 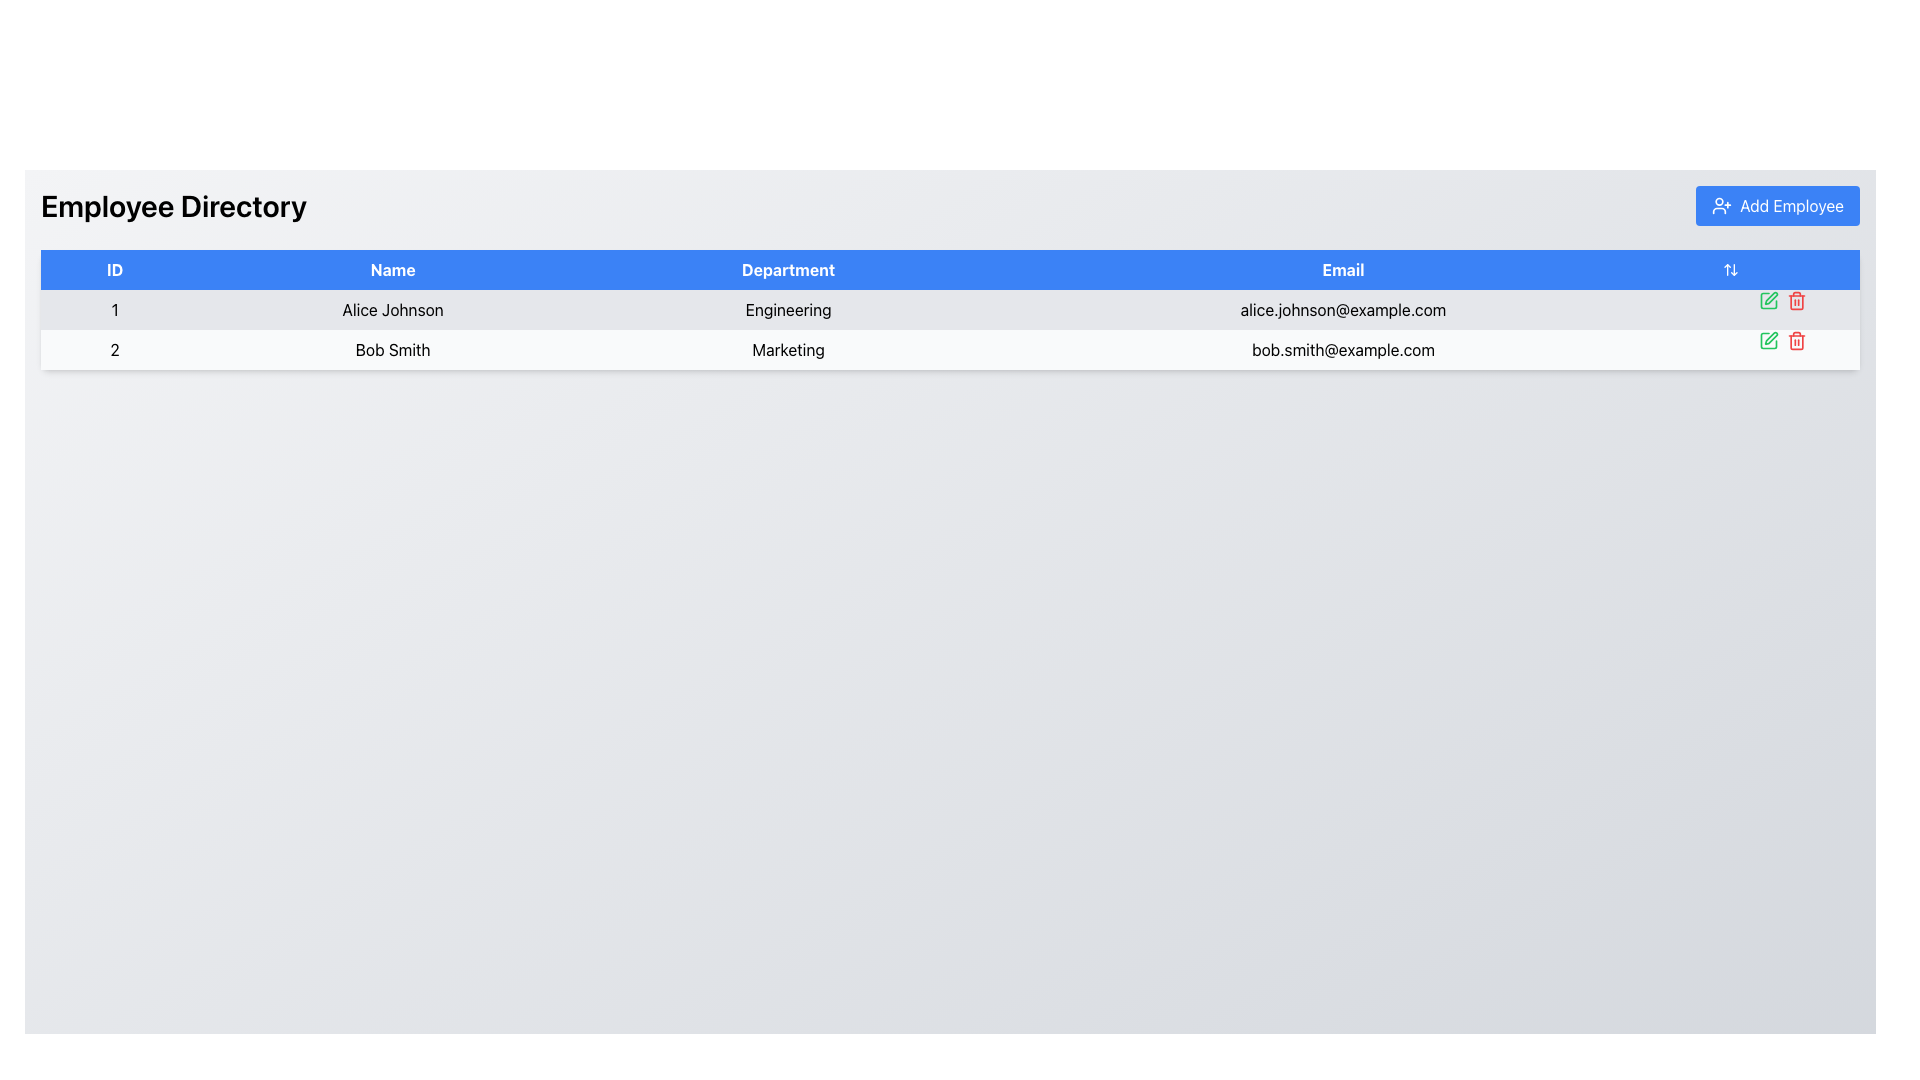 I want to click on the red trashcan icon on the rightmost side of the second row in the table, so click(x=1797, y=339).